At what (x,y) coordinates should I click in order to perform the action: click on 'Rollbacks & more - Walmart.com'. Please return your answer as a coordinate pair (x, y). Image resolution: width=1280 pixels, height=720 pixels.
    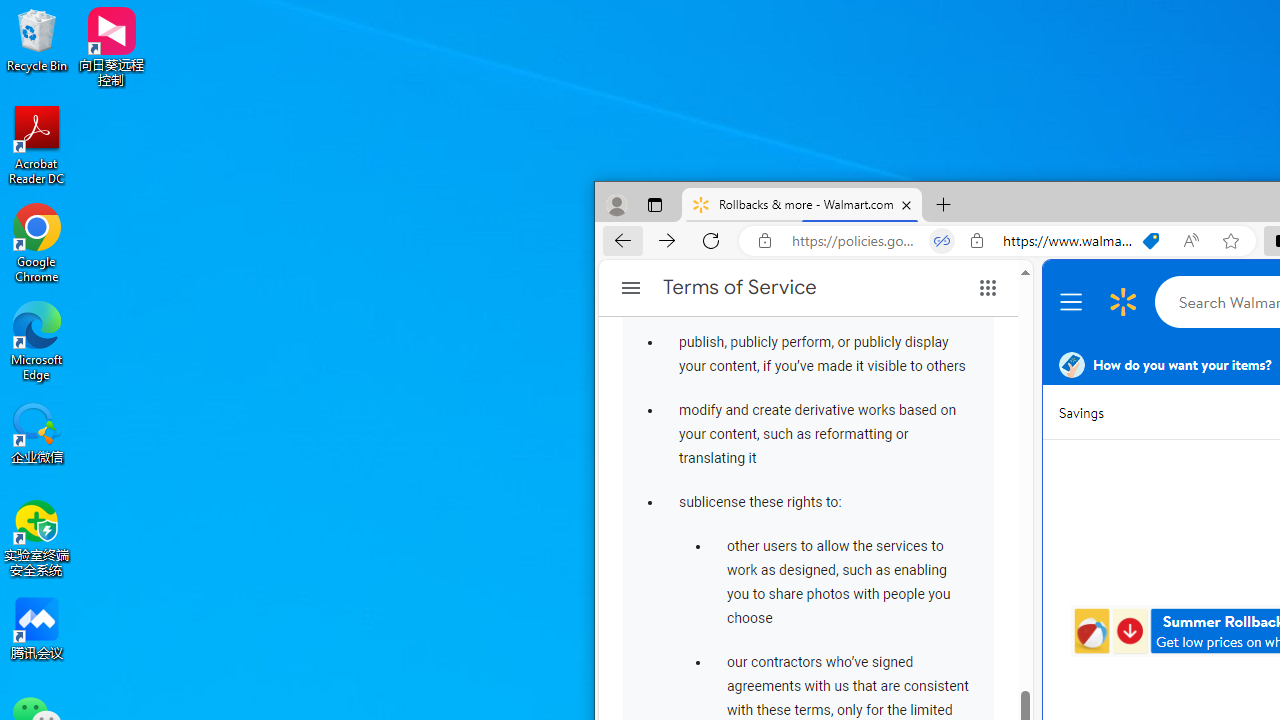
    Looking at the image, I should click on (802, 205).